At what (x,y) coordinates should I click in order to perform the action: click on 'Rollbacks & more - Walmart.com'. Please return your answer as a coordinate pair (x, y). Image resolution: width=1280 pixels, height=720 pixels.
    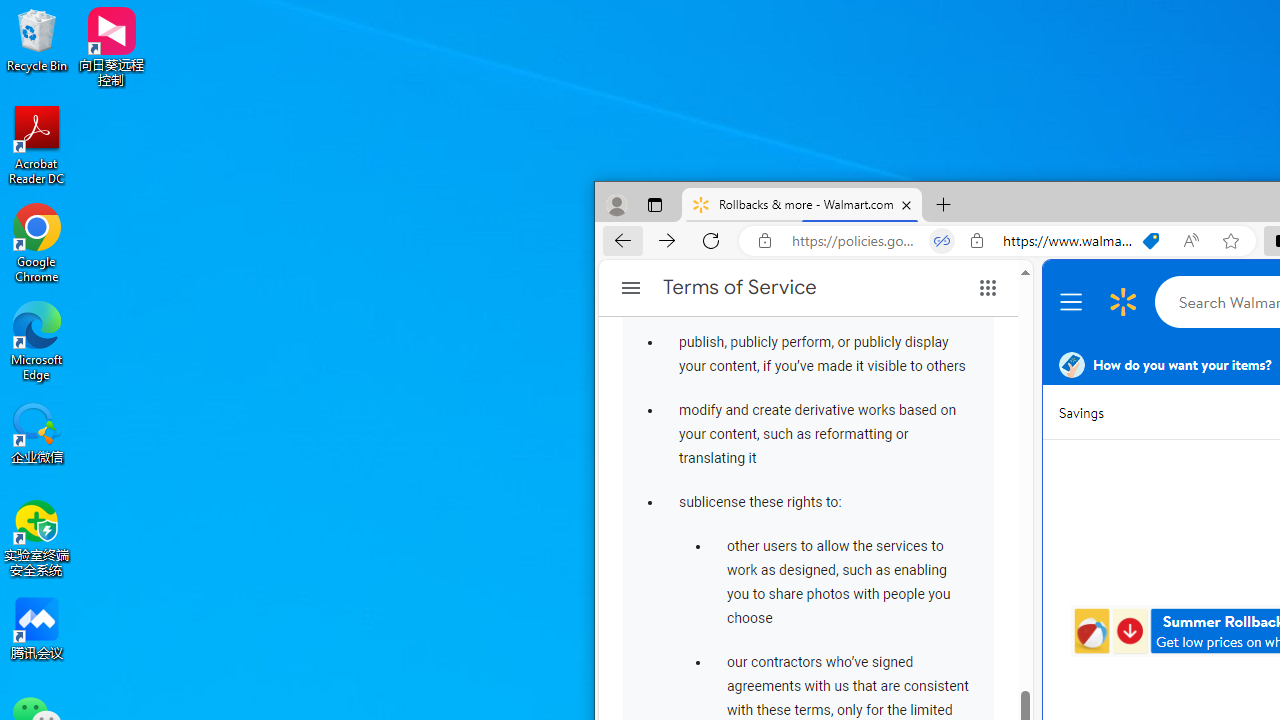
    Looking at the image, I should click on (802, 205).